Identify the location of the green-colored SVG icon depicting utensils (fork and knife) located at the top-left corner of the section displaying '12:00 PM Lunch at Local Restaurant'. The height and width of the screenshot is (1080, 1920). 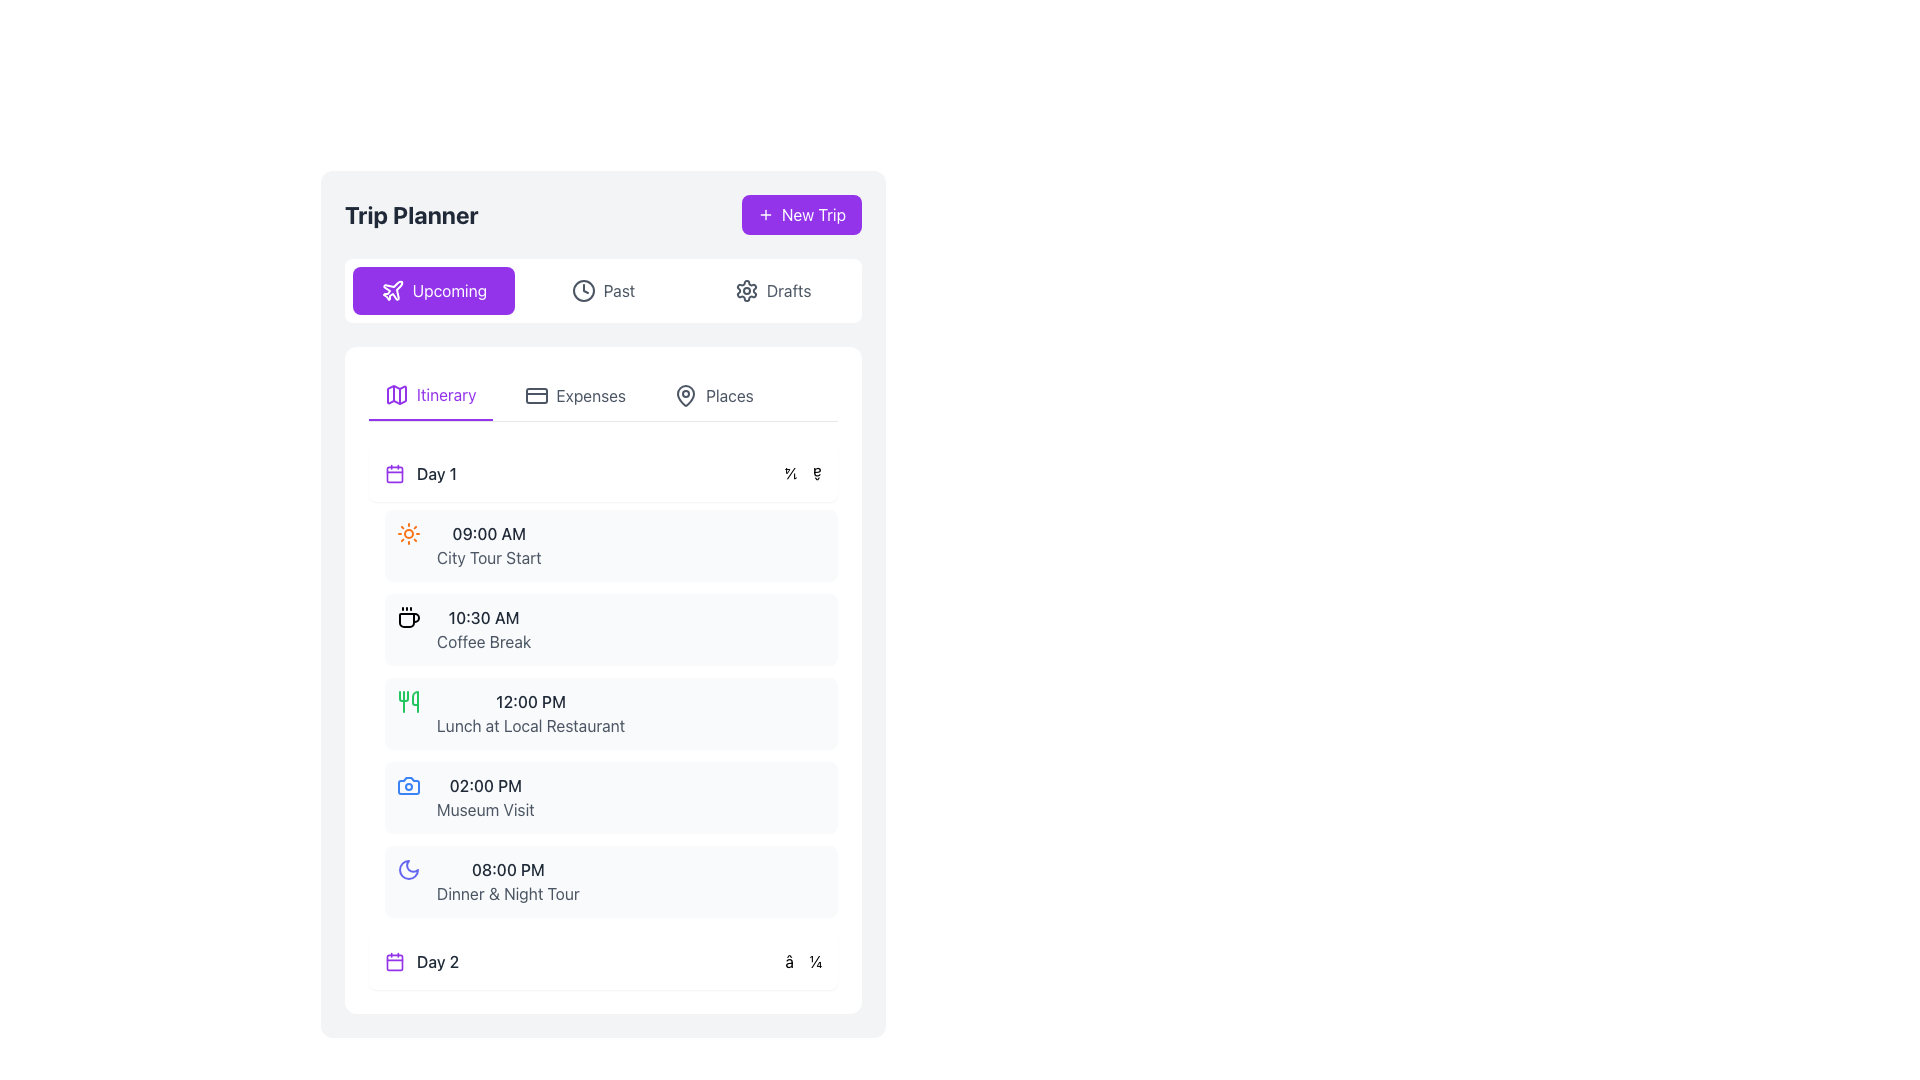
(407, 701).